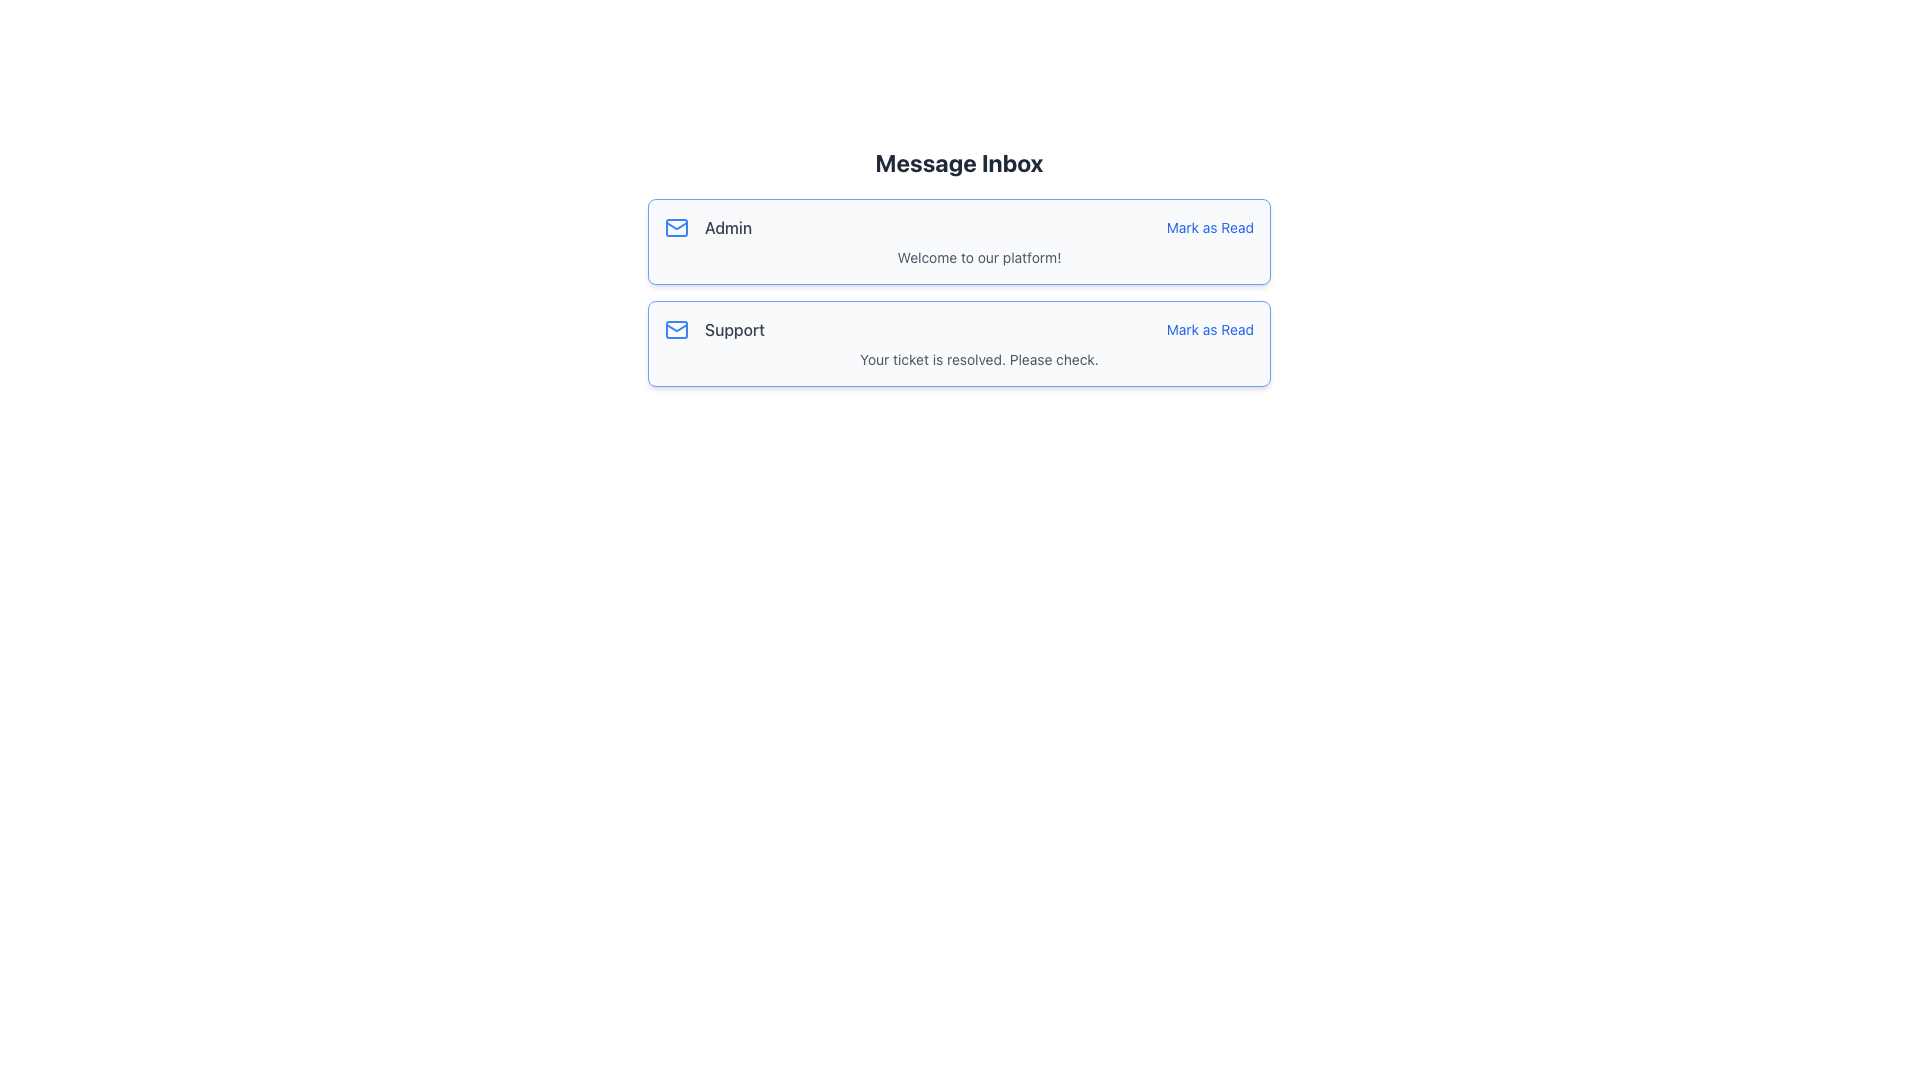  I want to click on the 'Admin' text label located on the left side of the first message card in the 'Message Inbox' section, so click(727, 226).